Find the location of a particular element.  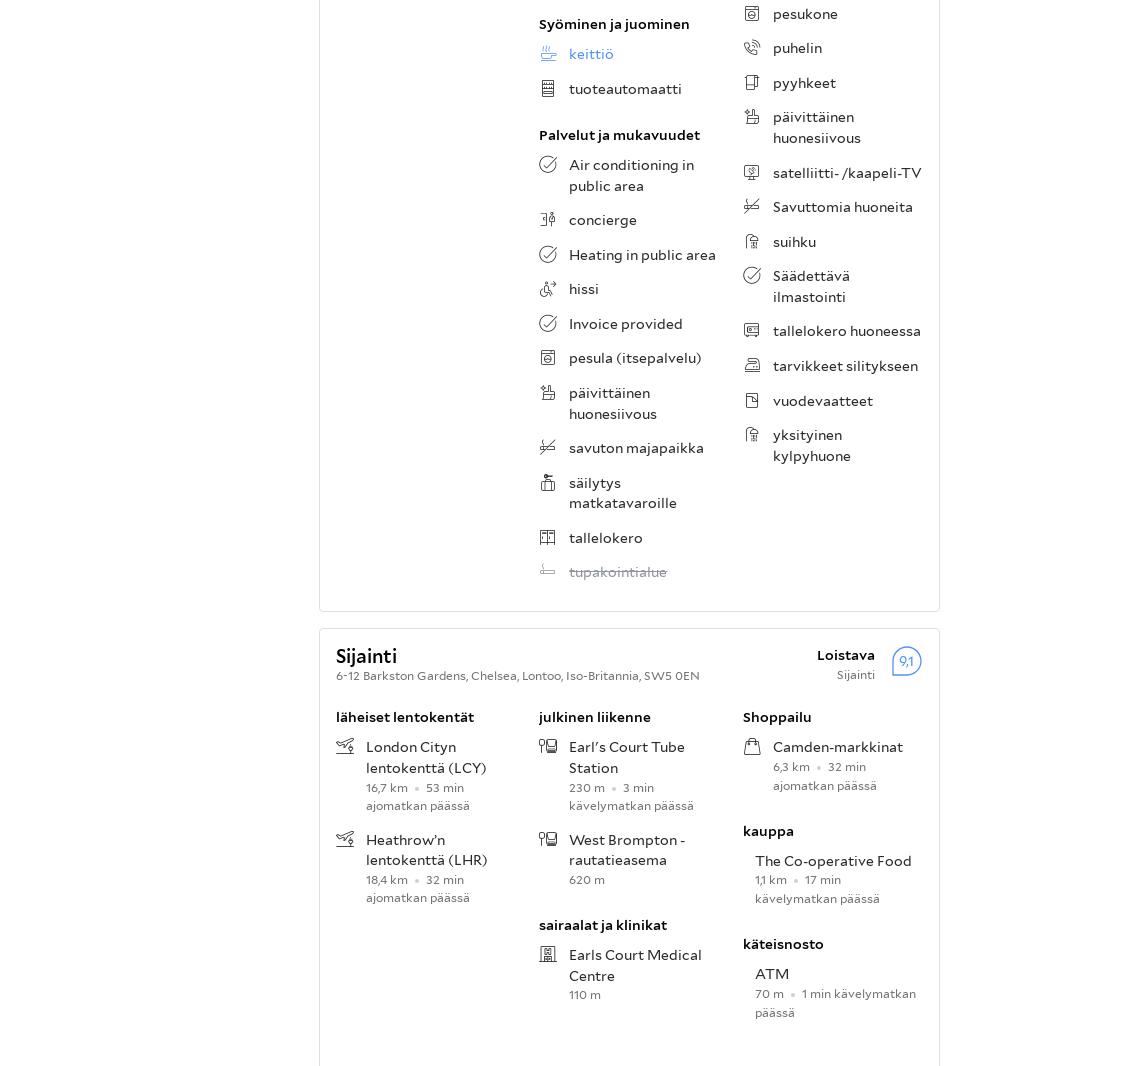

'Loistava' is located at coordinates (845, 652).